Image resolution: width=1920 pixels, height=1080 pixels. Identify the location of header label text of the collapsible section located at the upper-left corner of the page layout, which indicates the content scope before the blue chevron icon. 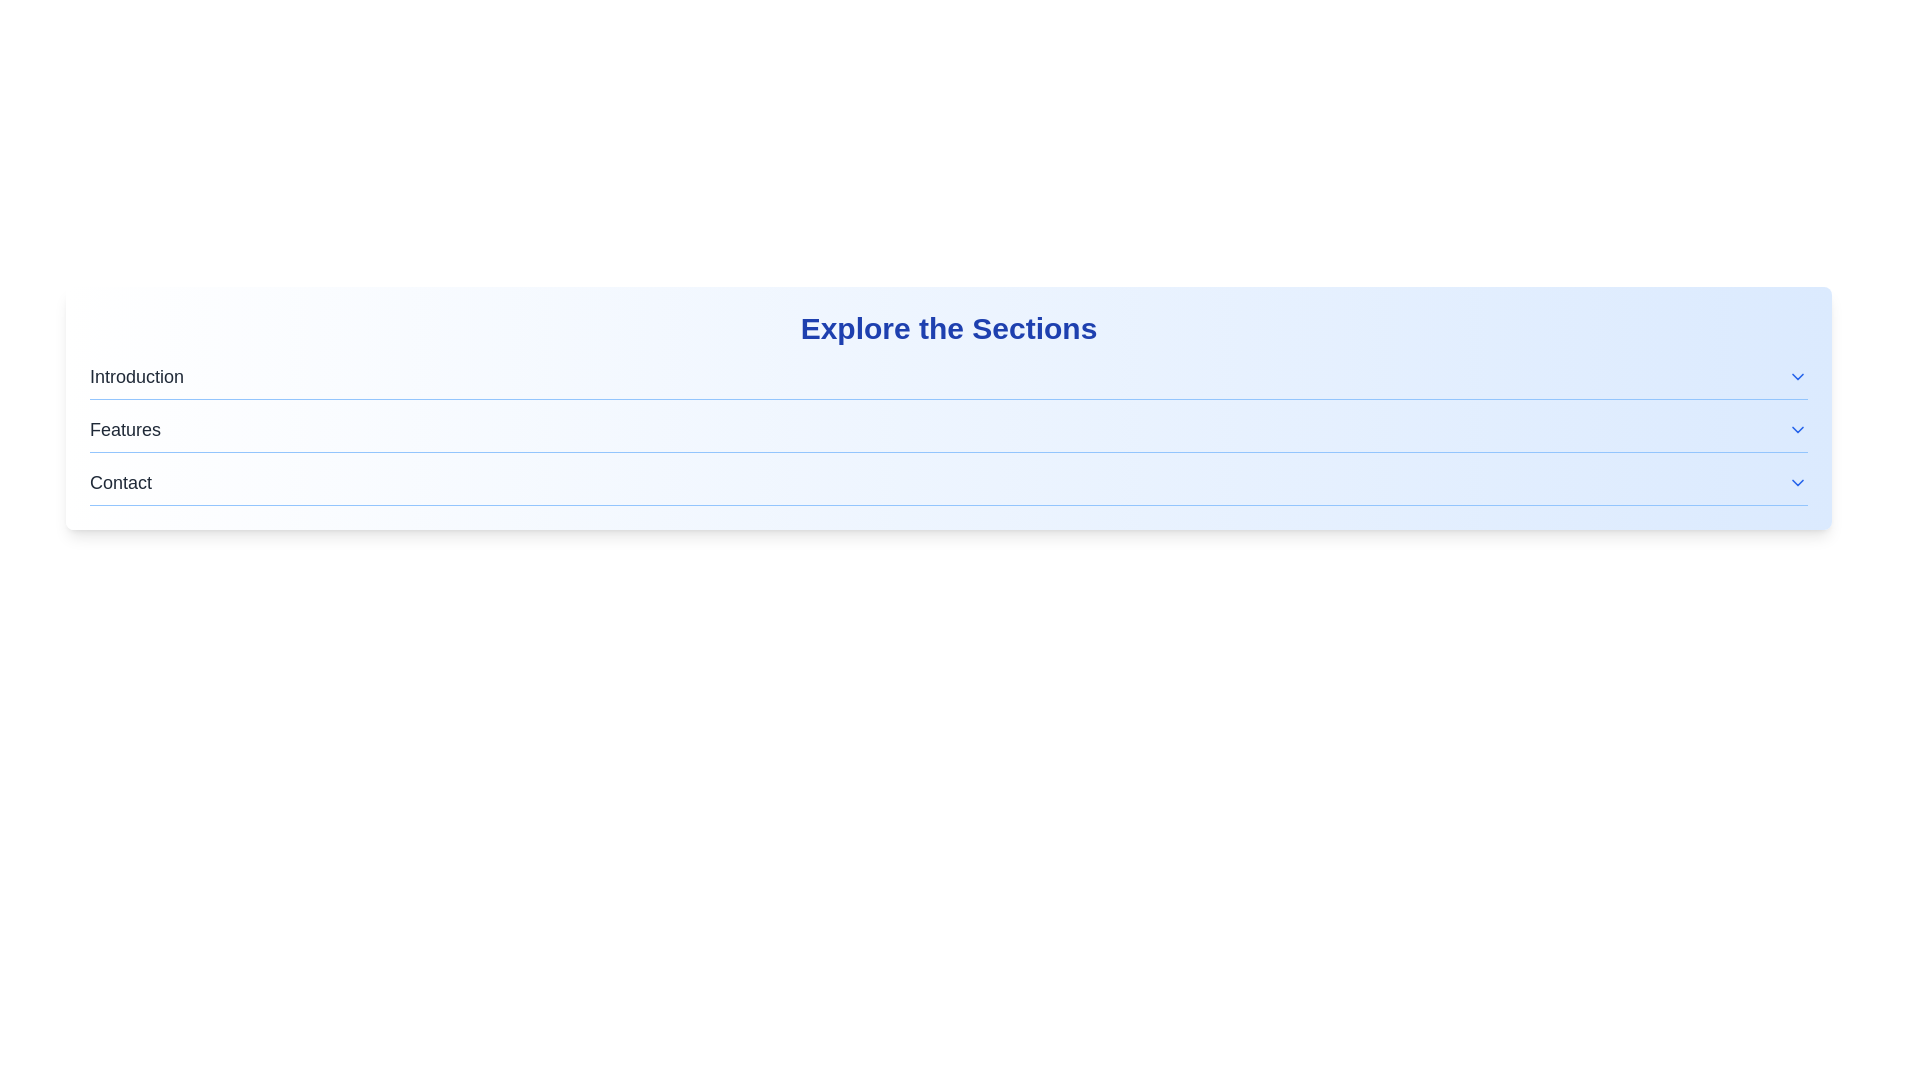
(136, 377).